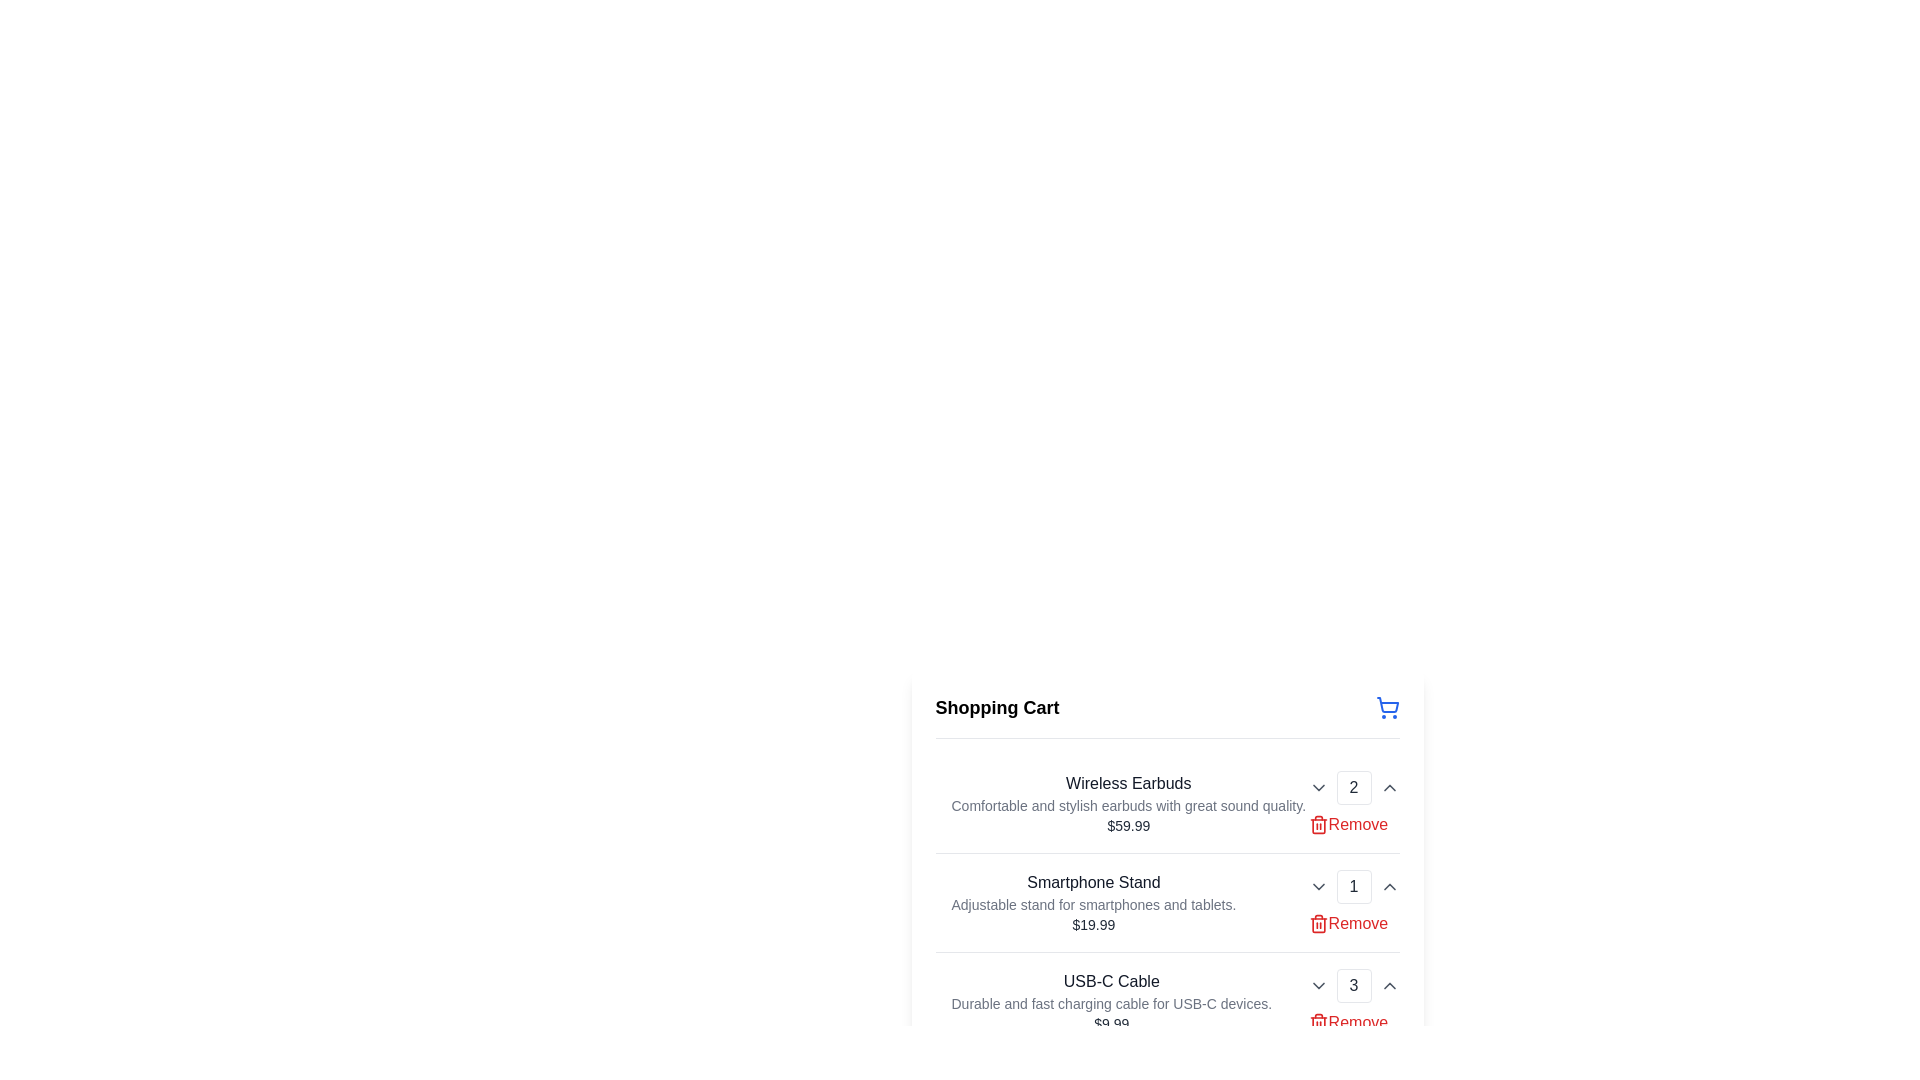 This screenshot has height=1080, width=1920. What do you see at coordinates (1128, 825) in the screenshot?
I see `the text element displaying the price '$59.99' in gray font, located under the 'Wireless Earbuds' heading in the shopping cart interface` at bounding box center [1128, 825].